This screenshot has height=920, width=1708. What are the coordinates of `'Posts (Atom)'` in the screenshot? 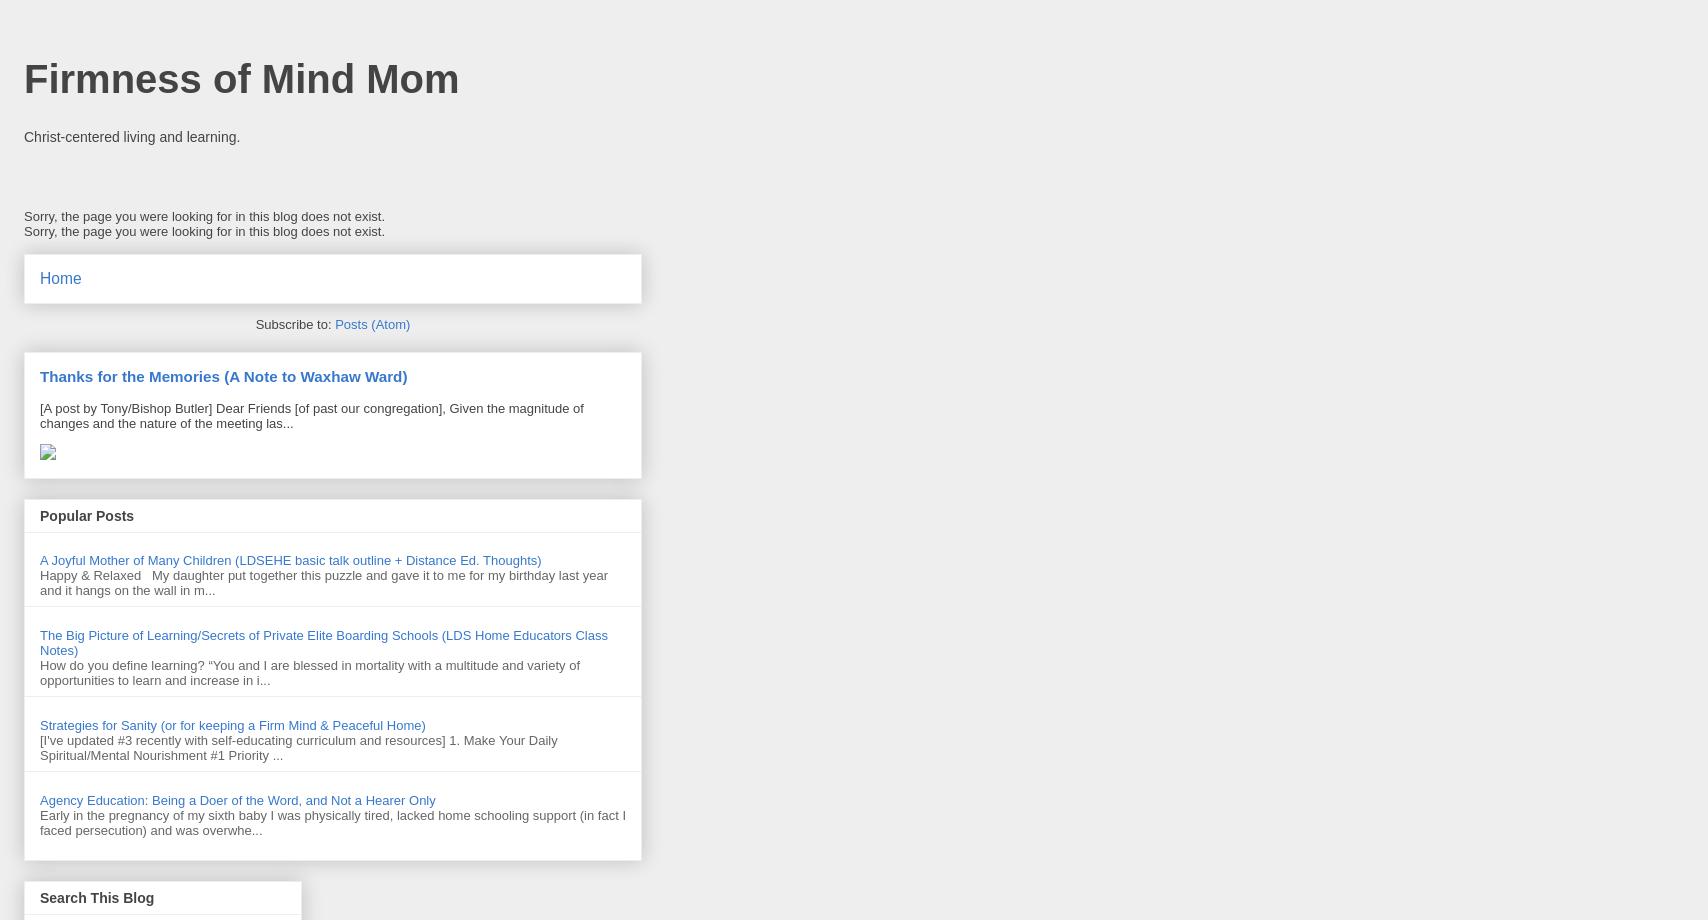 It's located at (372, 324).